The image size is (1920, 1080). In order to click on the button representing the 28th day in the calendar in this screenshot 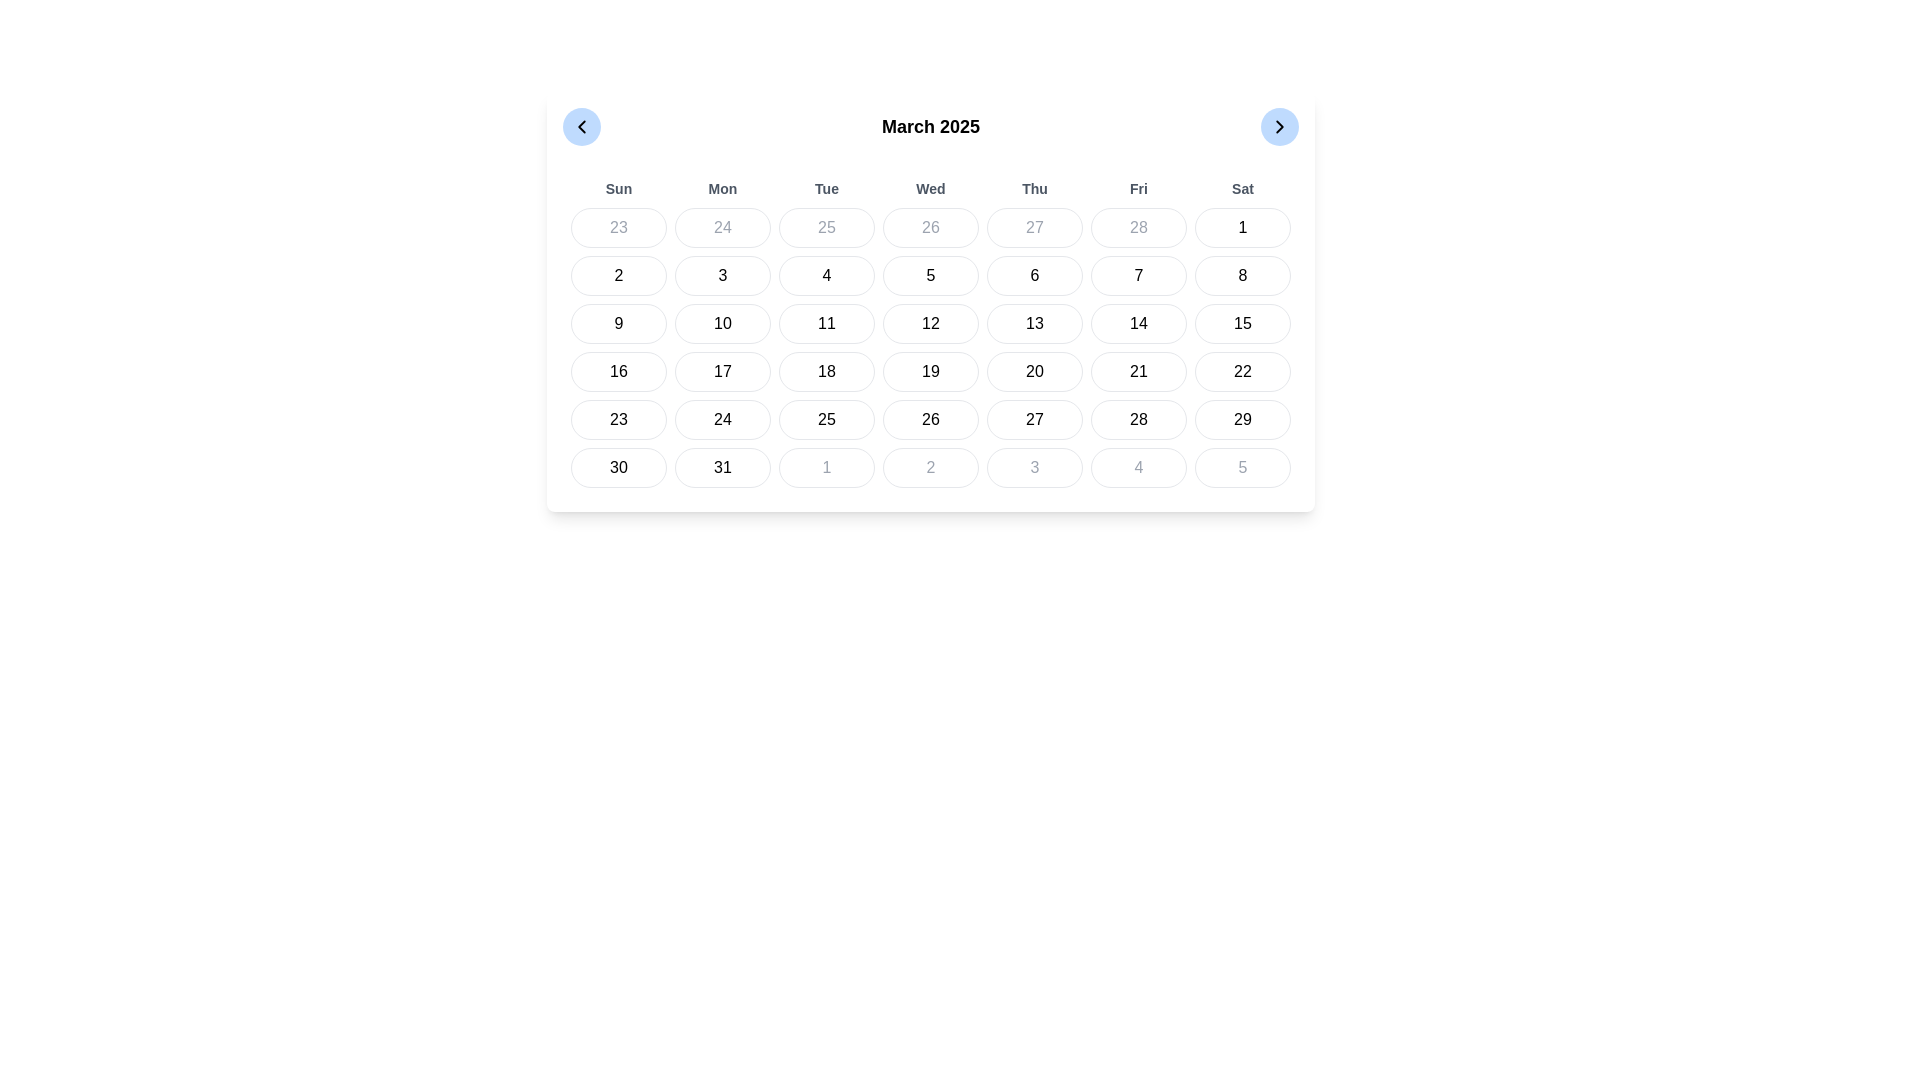, I will do `click(1138, 419)`.